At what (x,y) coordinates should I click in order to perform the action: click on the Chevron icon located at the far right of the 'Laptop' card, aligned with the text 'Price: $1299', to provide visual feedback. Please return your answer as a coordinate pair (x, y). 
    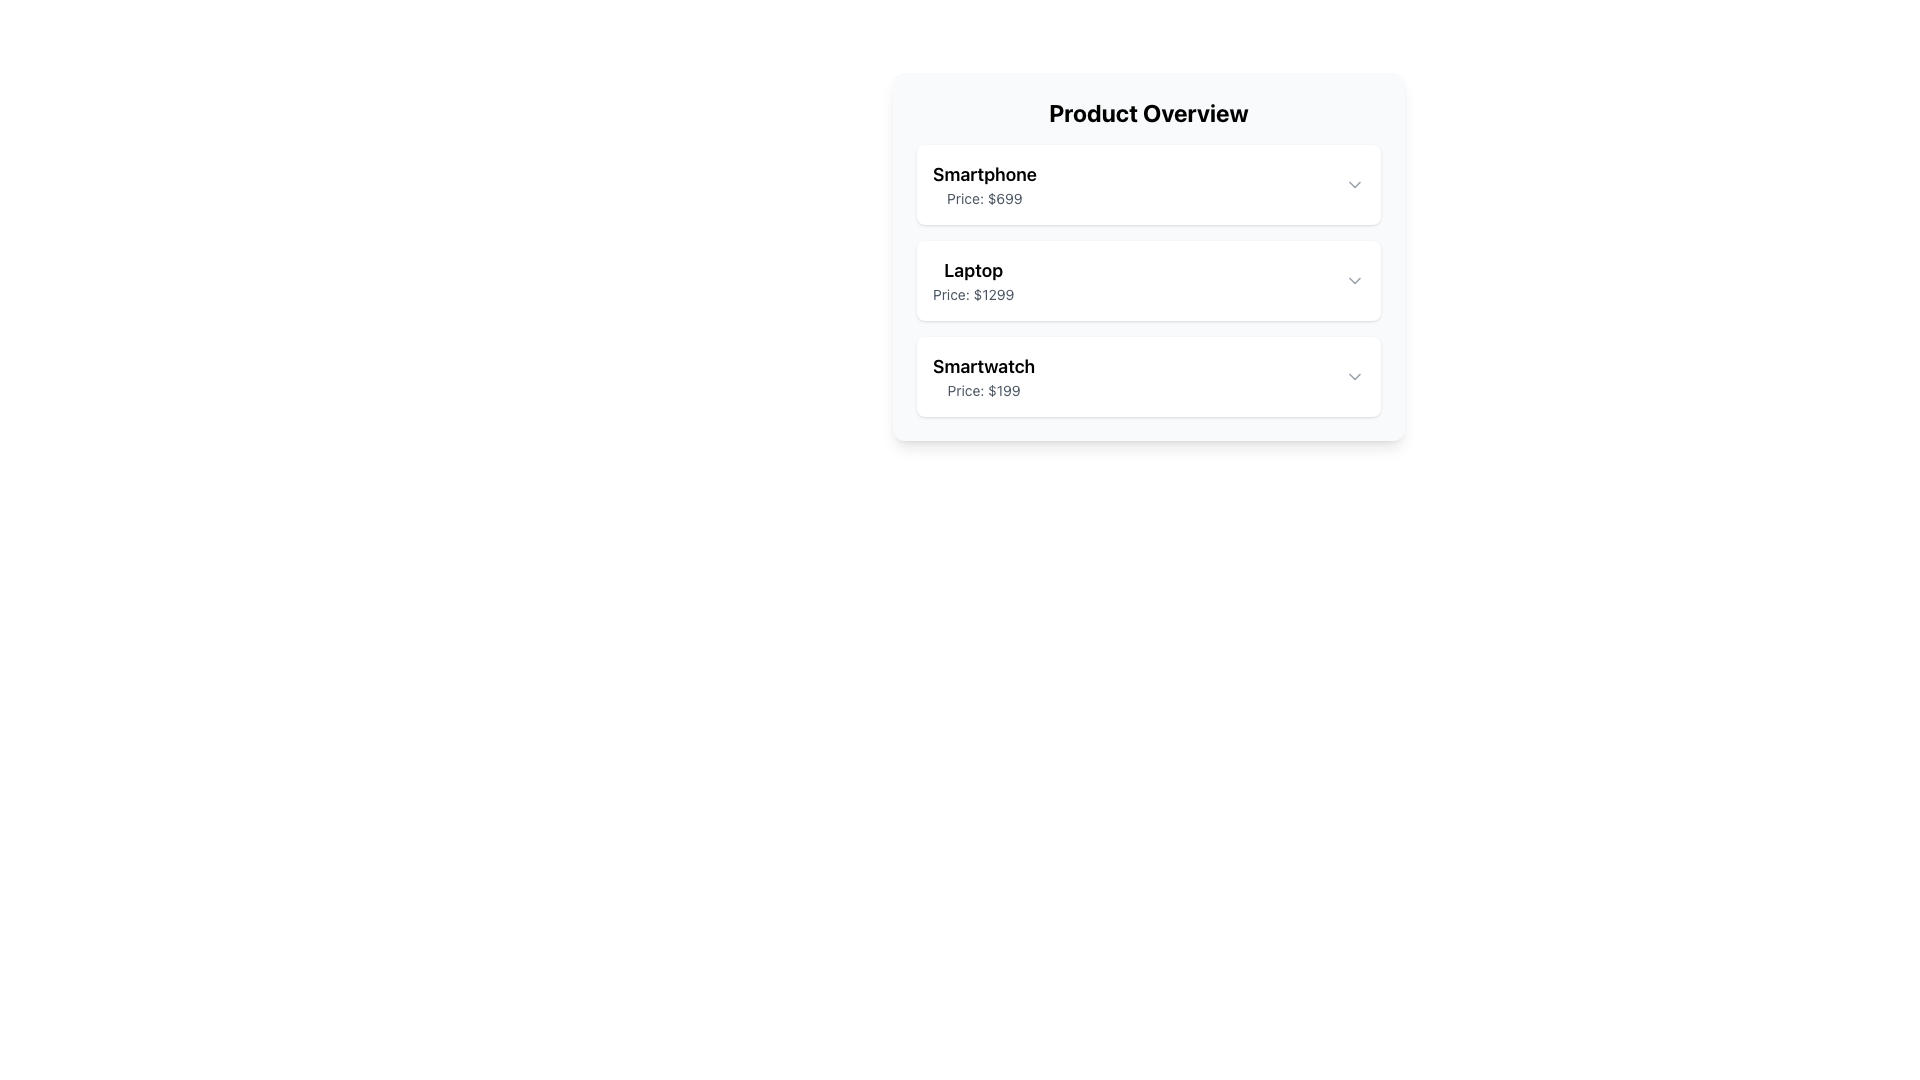
    Looking at the image, I should click on (1354, 281).